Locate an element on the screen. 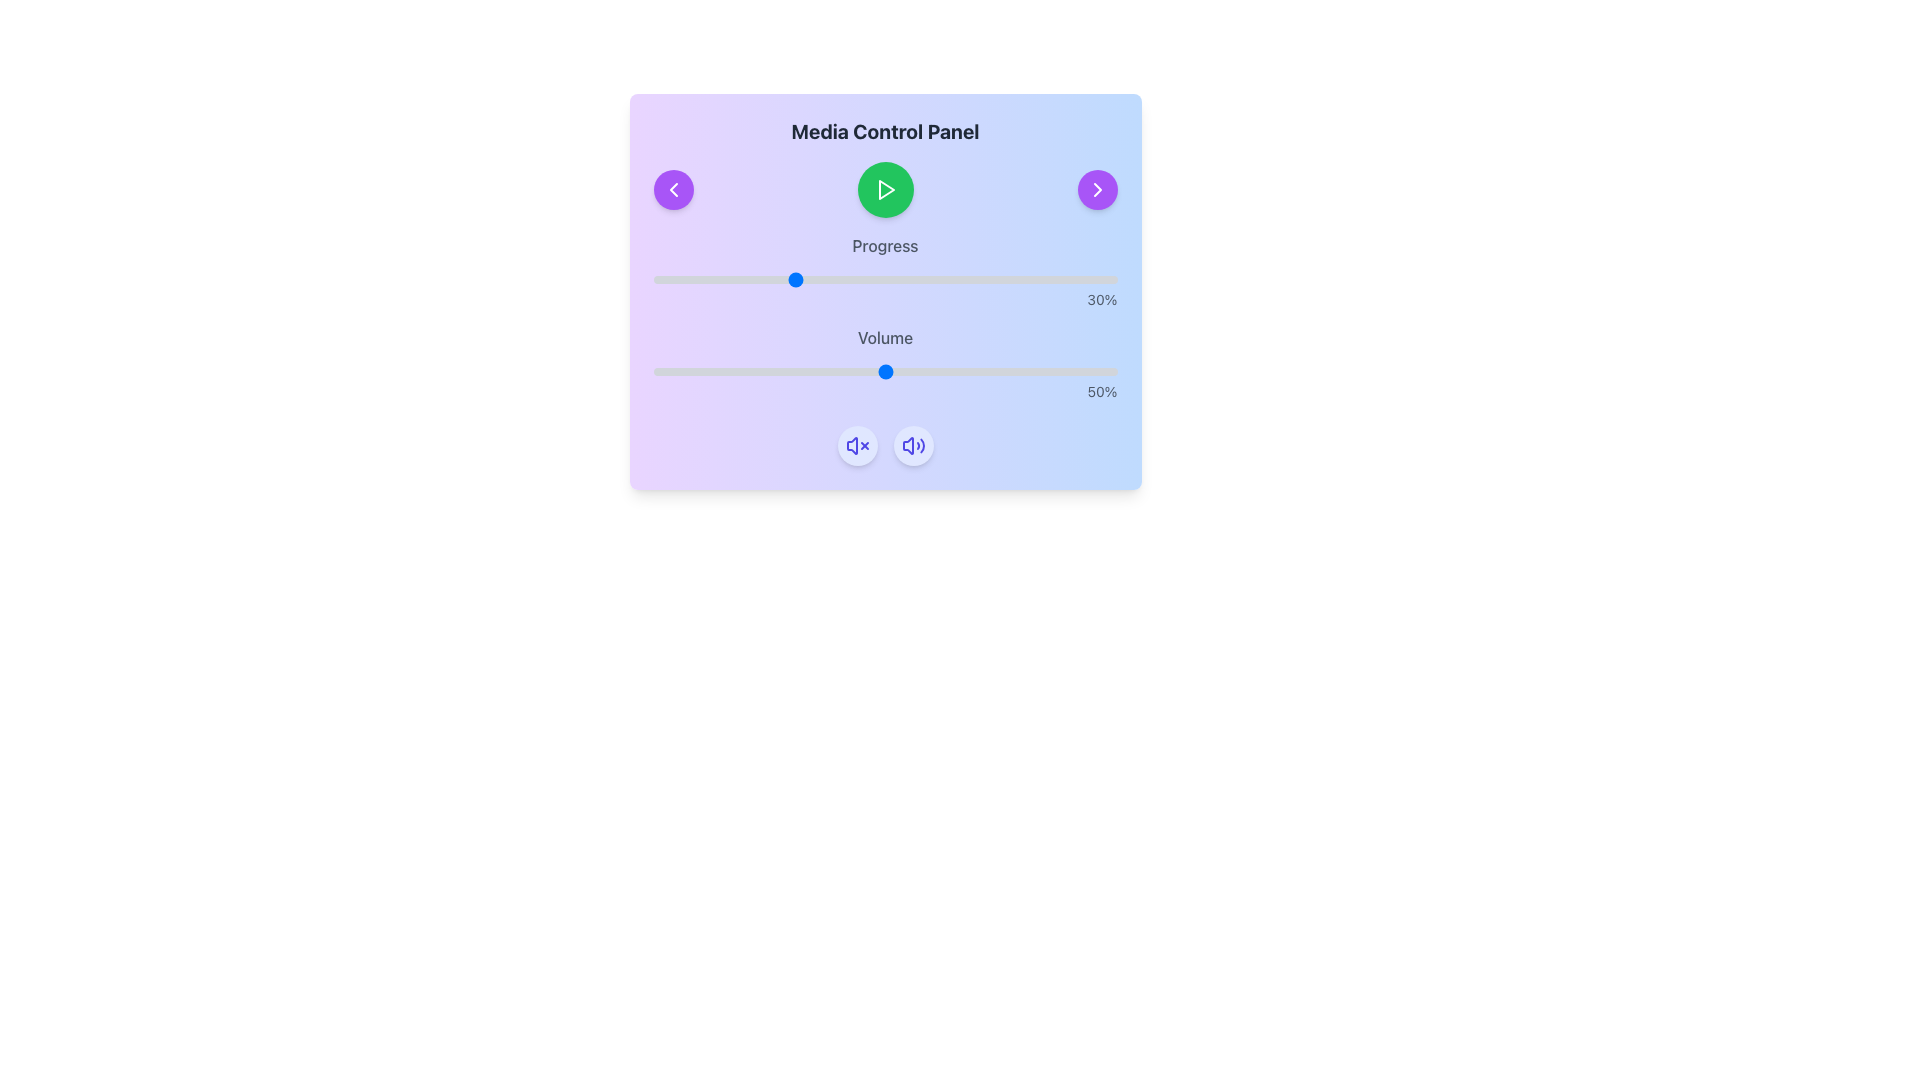 This screenshot has height=1080, width=1920. the slider value is located at coordinates (1074, 371).